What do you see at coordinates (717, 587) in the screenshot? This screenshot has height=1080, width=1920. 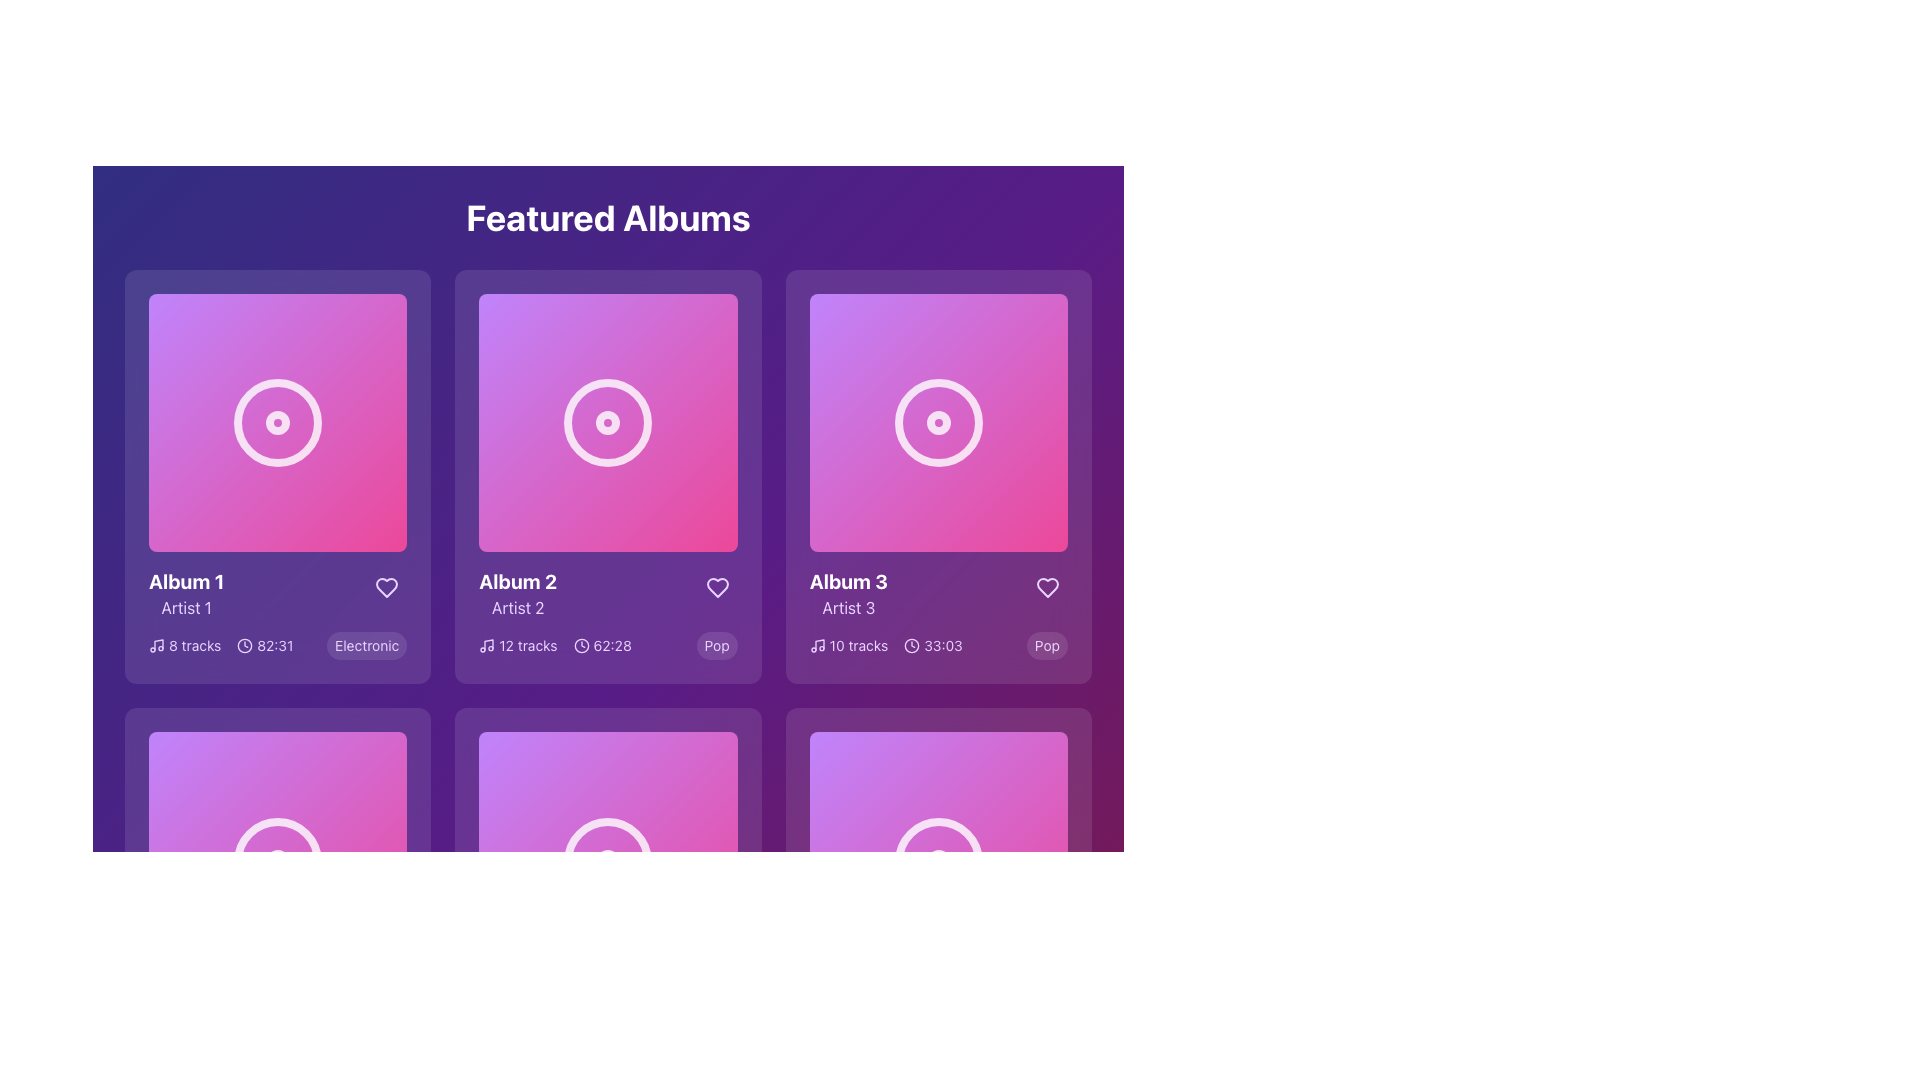 I see `the purple heart-shaped icon with an outlined design` at bounding box center [717, 587].